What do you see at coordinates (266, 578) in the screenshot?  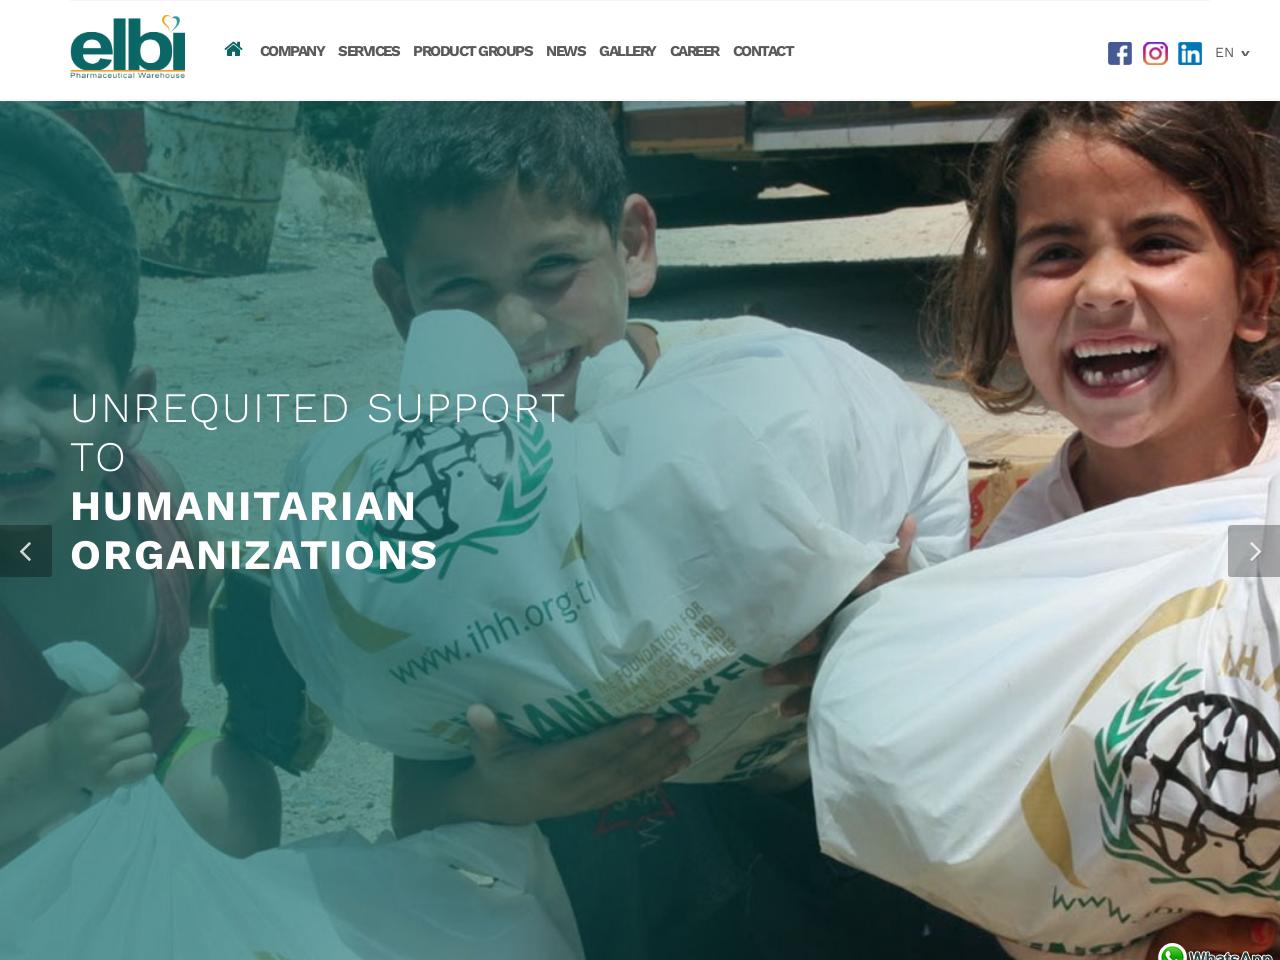 I see `'Elbi Pharmaceutical Warehouse performs parallel exports of the most reliable products in the international arena.'` at bounding box center [266, 578].